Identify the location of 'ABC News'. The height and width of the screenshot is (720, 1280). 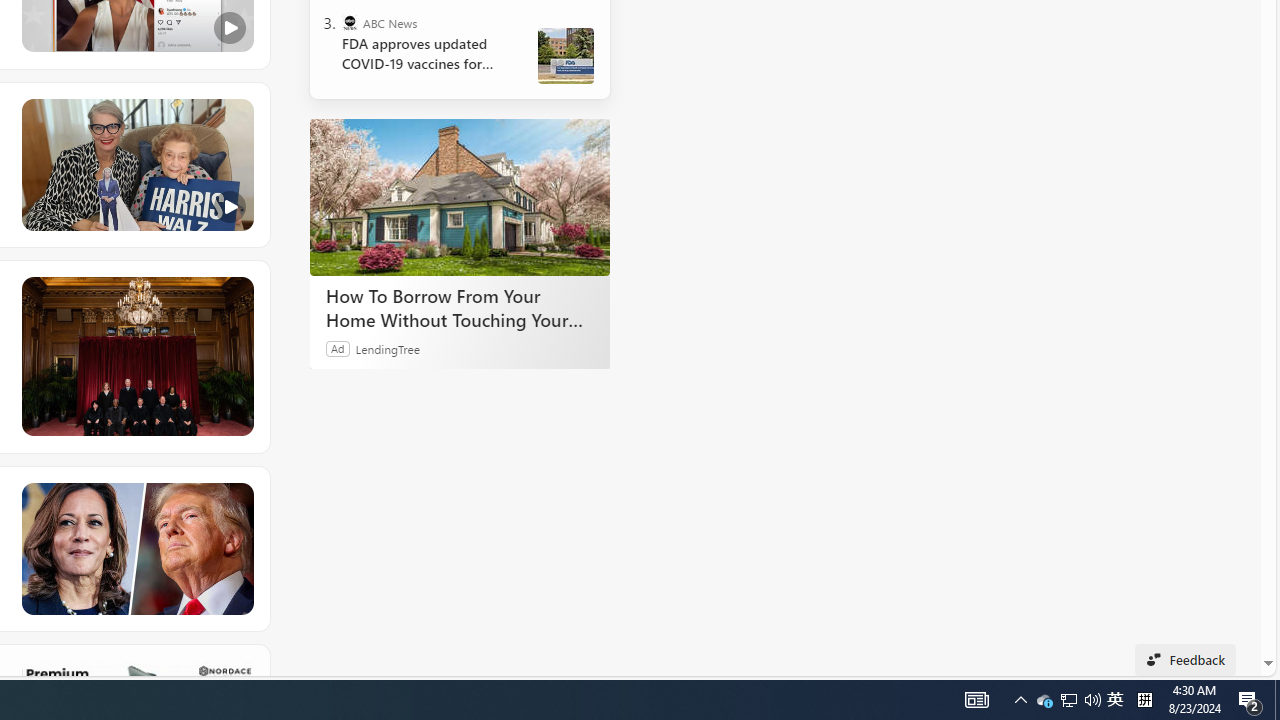
(350, 23).